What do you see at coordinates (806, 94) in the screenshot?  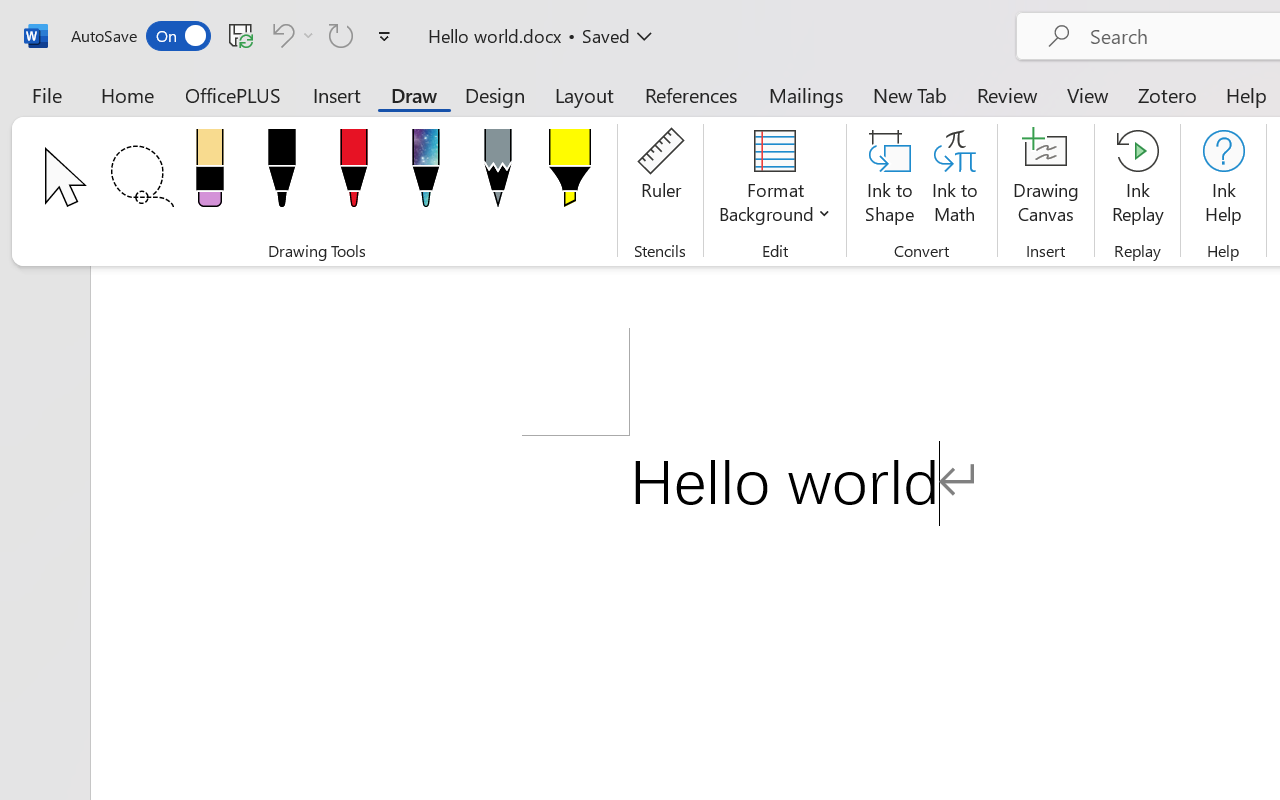 I see `'Mailings'` at bounding box center [806, 94].